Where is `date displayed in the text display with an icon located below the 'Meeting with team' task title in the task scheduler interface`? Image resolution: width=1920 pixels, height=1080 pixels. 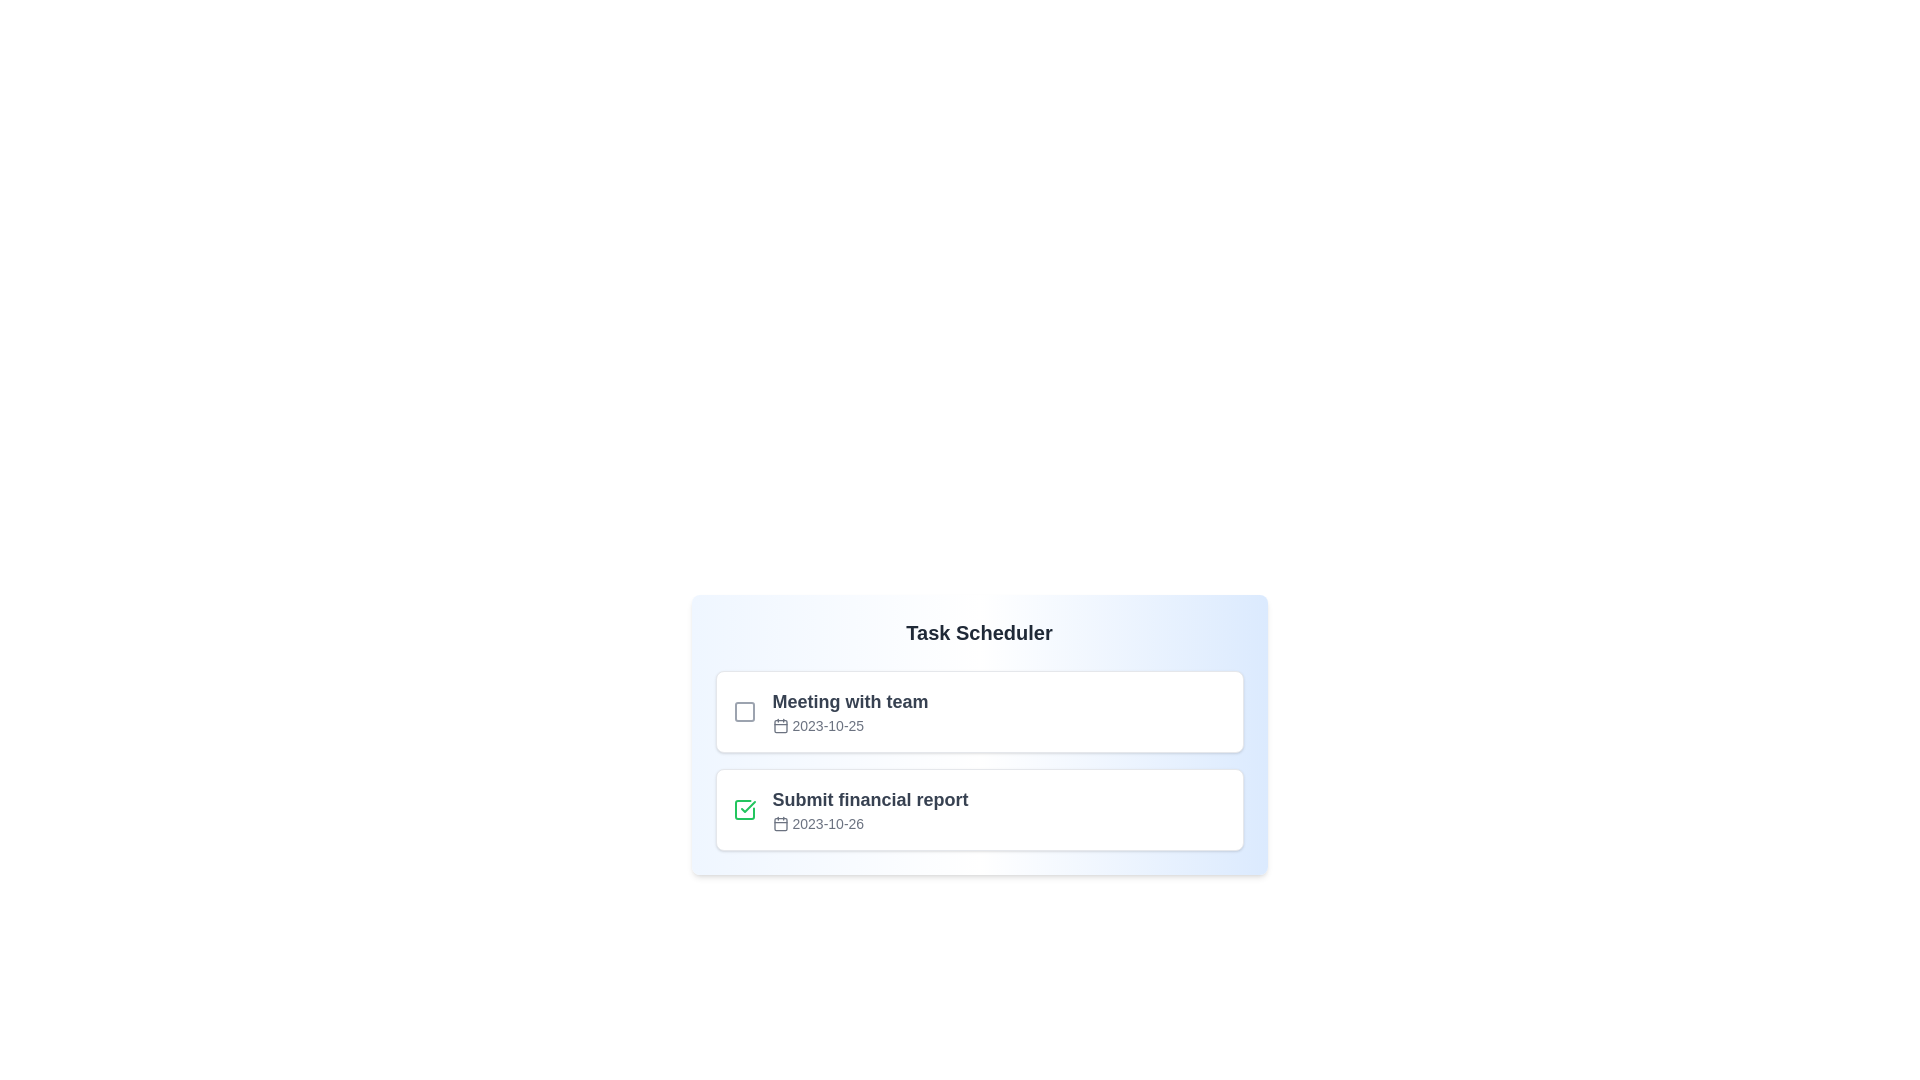 date displayed in the text display with an icon located below the 'Meeting with team' task title in the task scheduler interface is located at coordinates (850, 725).